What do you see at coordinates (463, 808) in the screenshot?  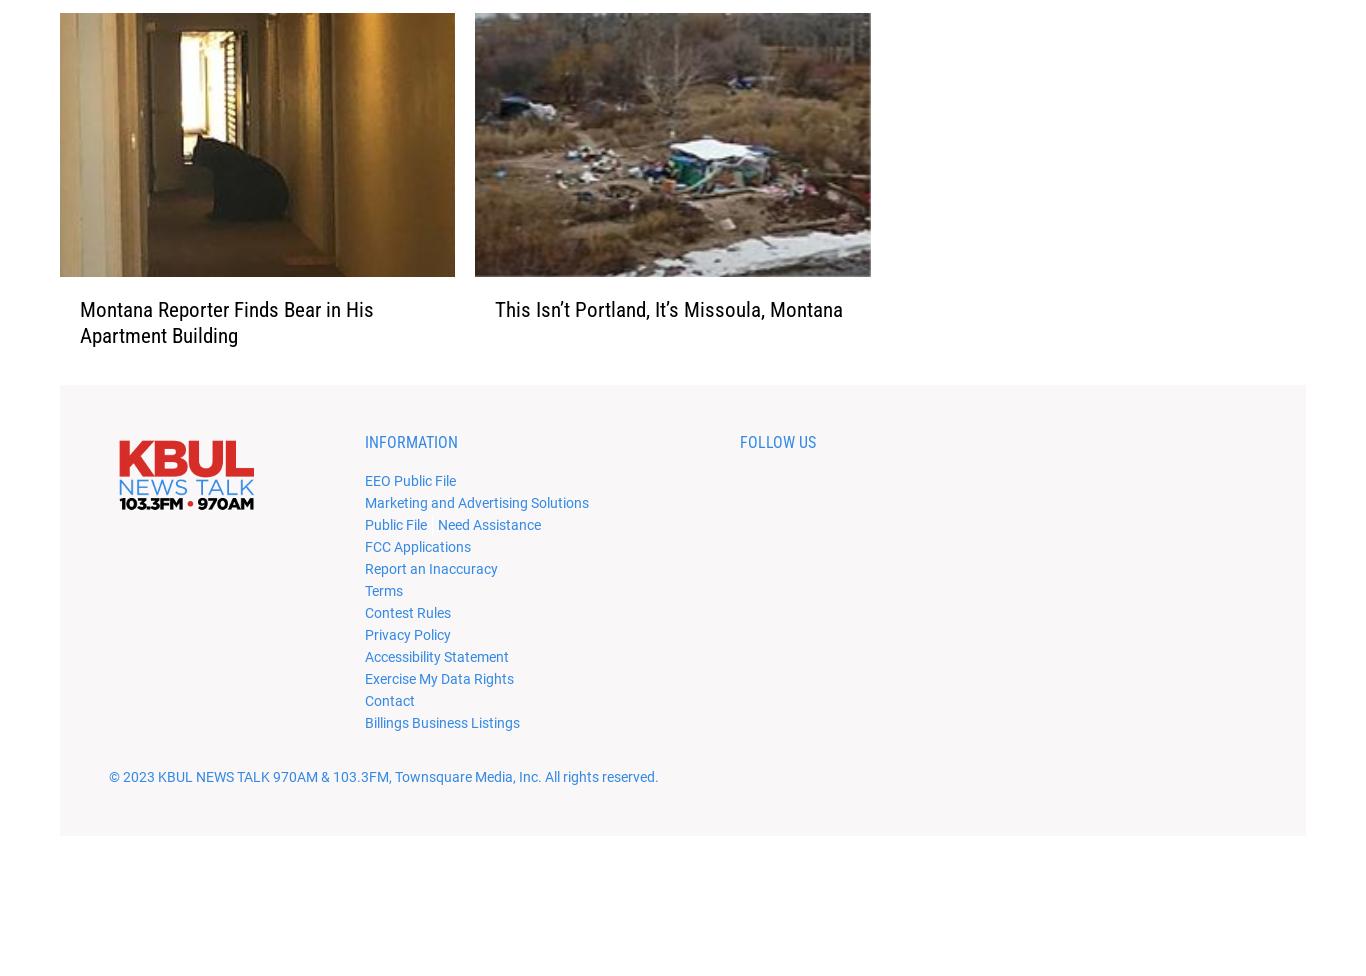 I see `', Townsquare Media, Inc'` at bounding box center [463, 808].